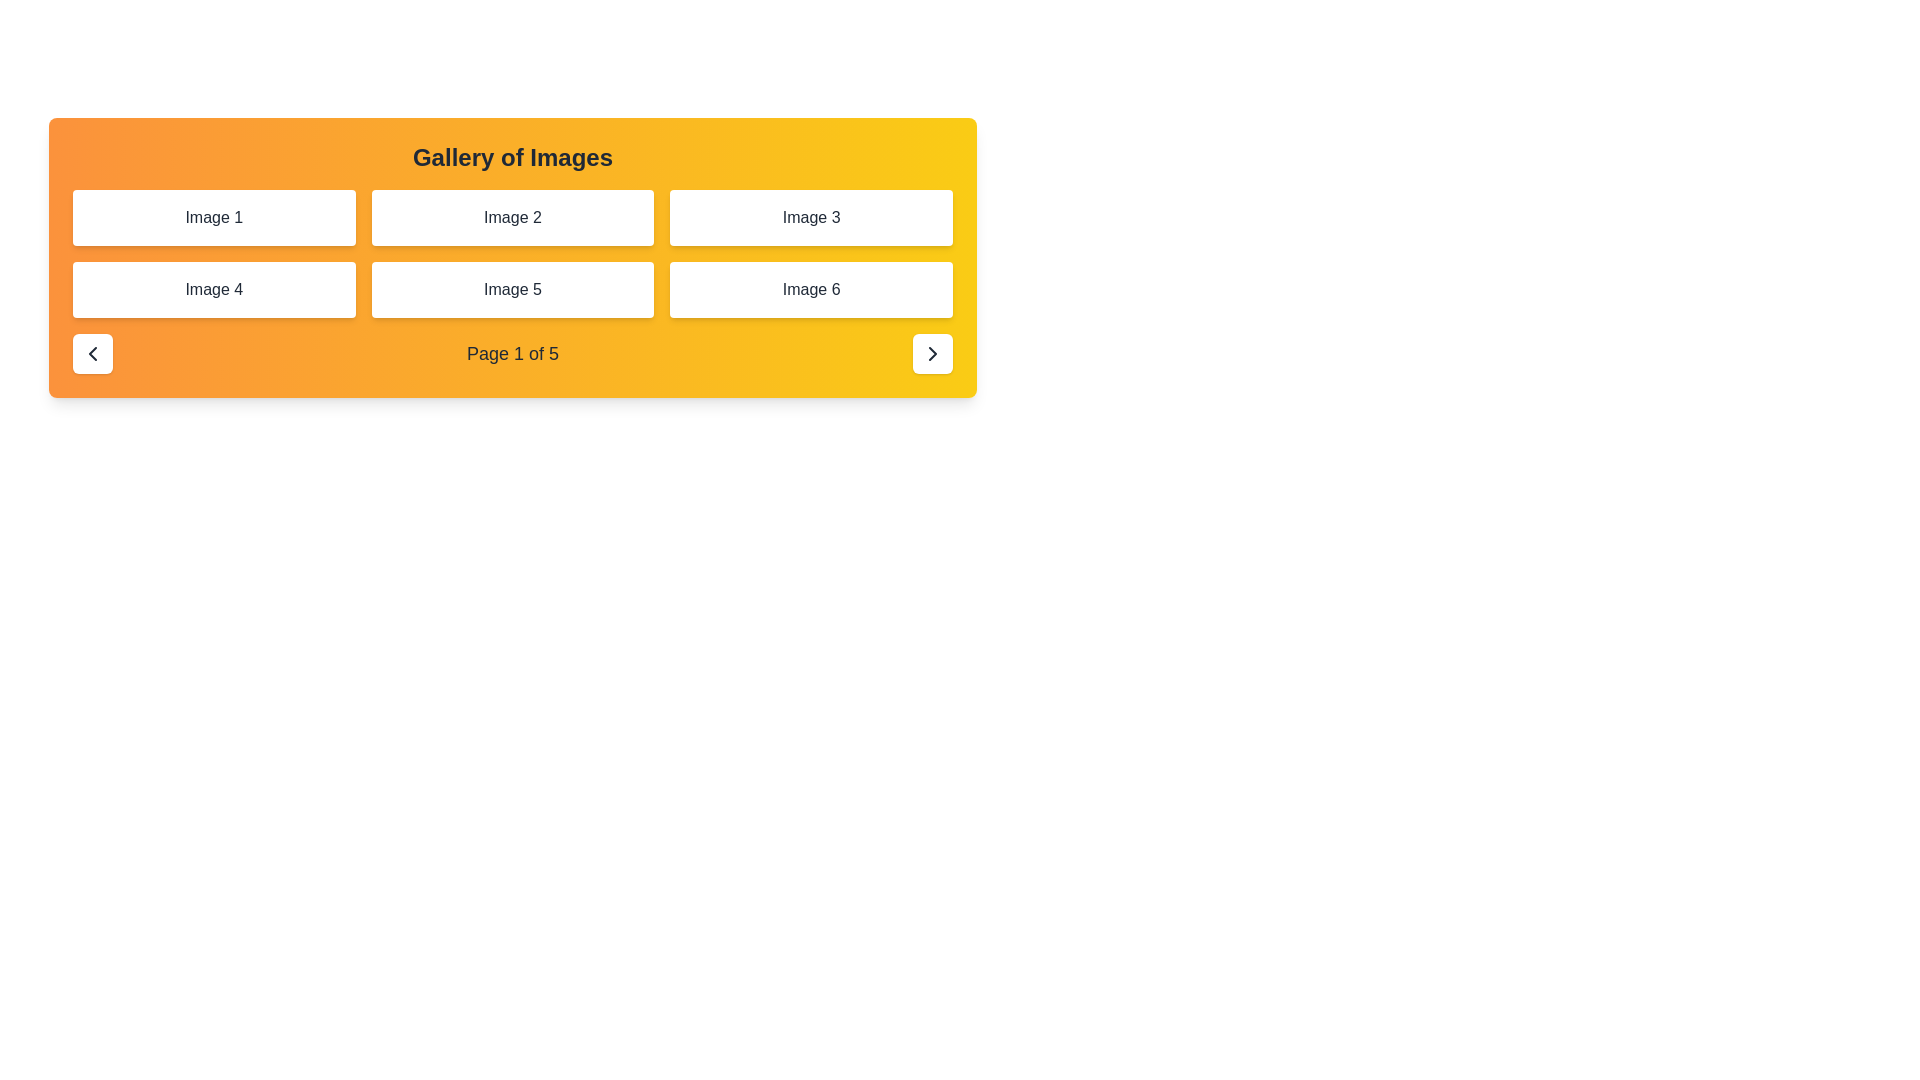 The height and width of the screenshot is (1080, 1920). Describe the element at coordinates (91, 353) in the screenshot. I see `the leftward-facing chevron icon located in the left navigation button of the pagination control at the bottom left corner of the image gallery card` at that location.